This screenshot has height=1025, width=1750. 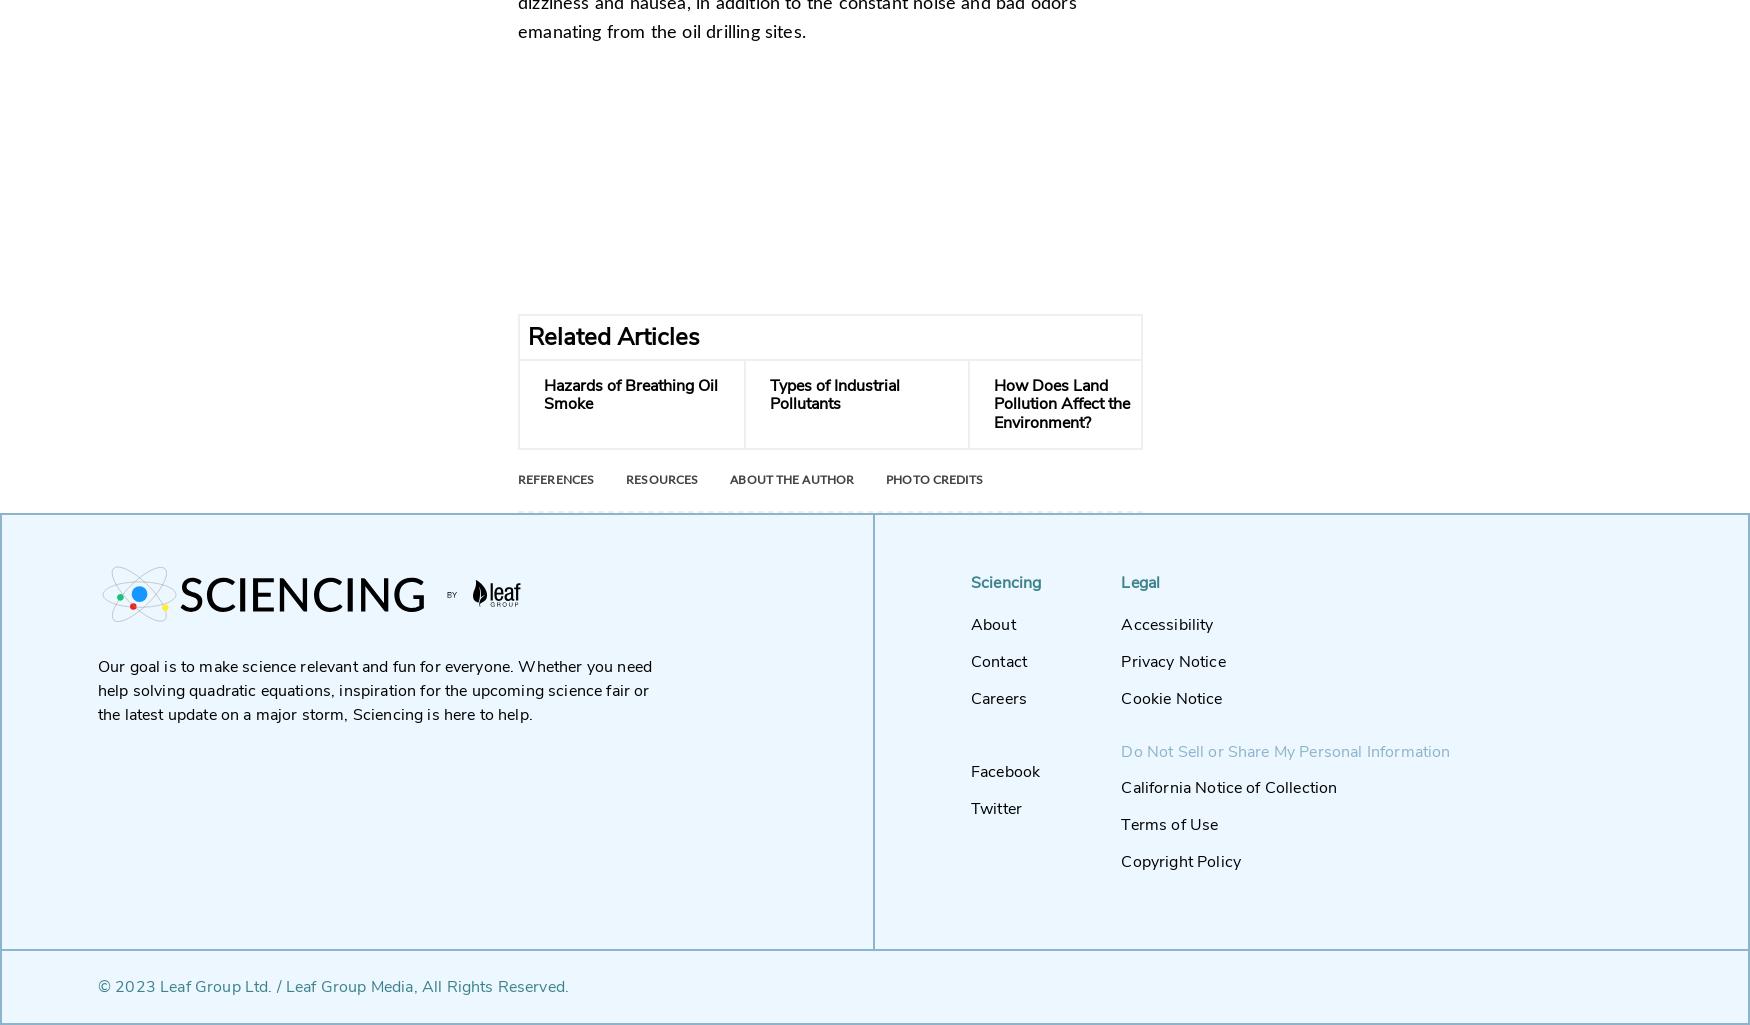 I want to click on 'Twitter', so click(x=996, y=808).